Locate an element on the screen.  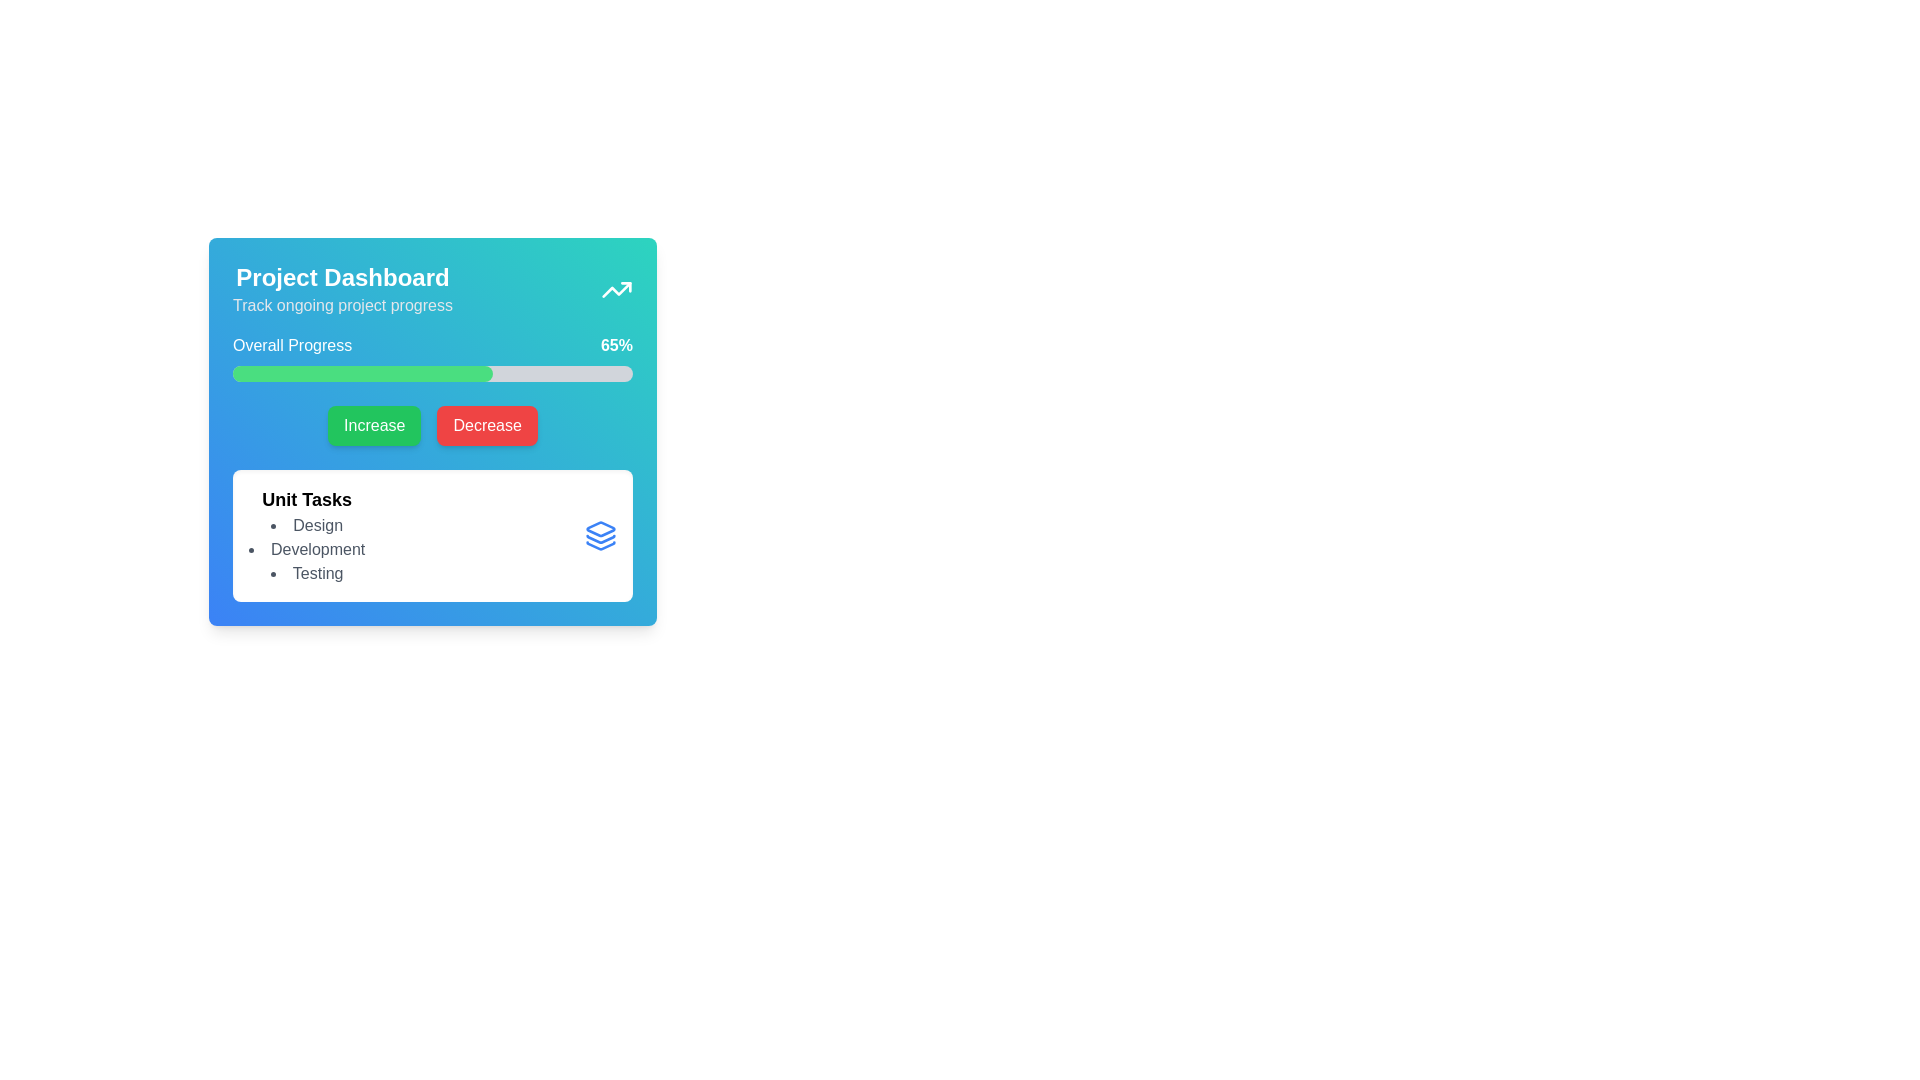
the static text element displaying '65%' in bold on a teal background, which is located to the right of the 'Overall Progress' section and aligned with the progress bar is located at coordinates (615, 345).